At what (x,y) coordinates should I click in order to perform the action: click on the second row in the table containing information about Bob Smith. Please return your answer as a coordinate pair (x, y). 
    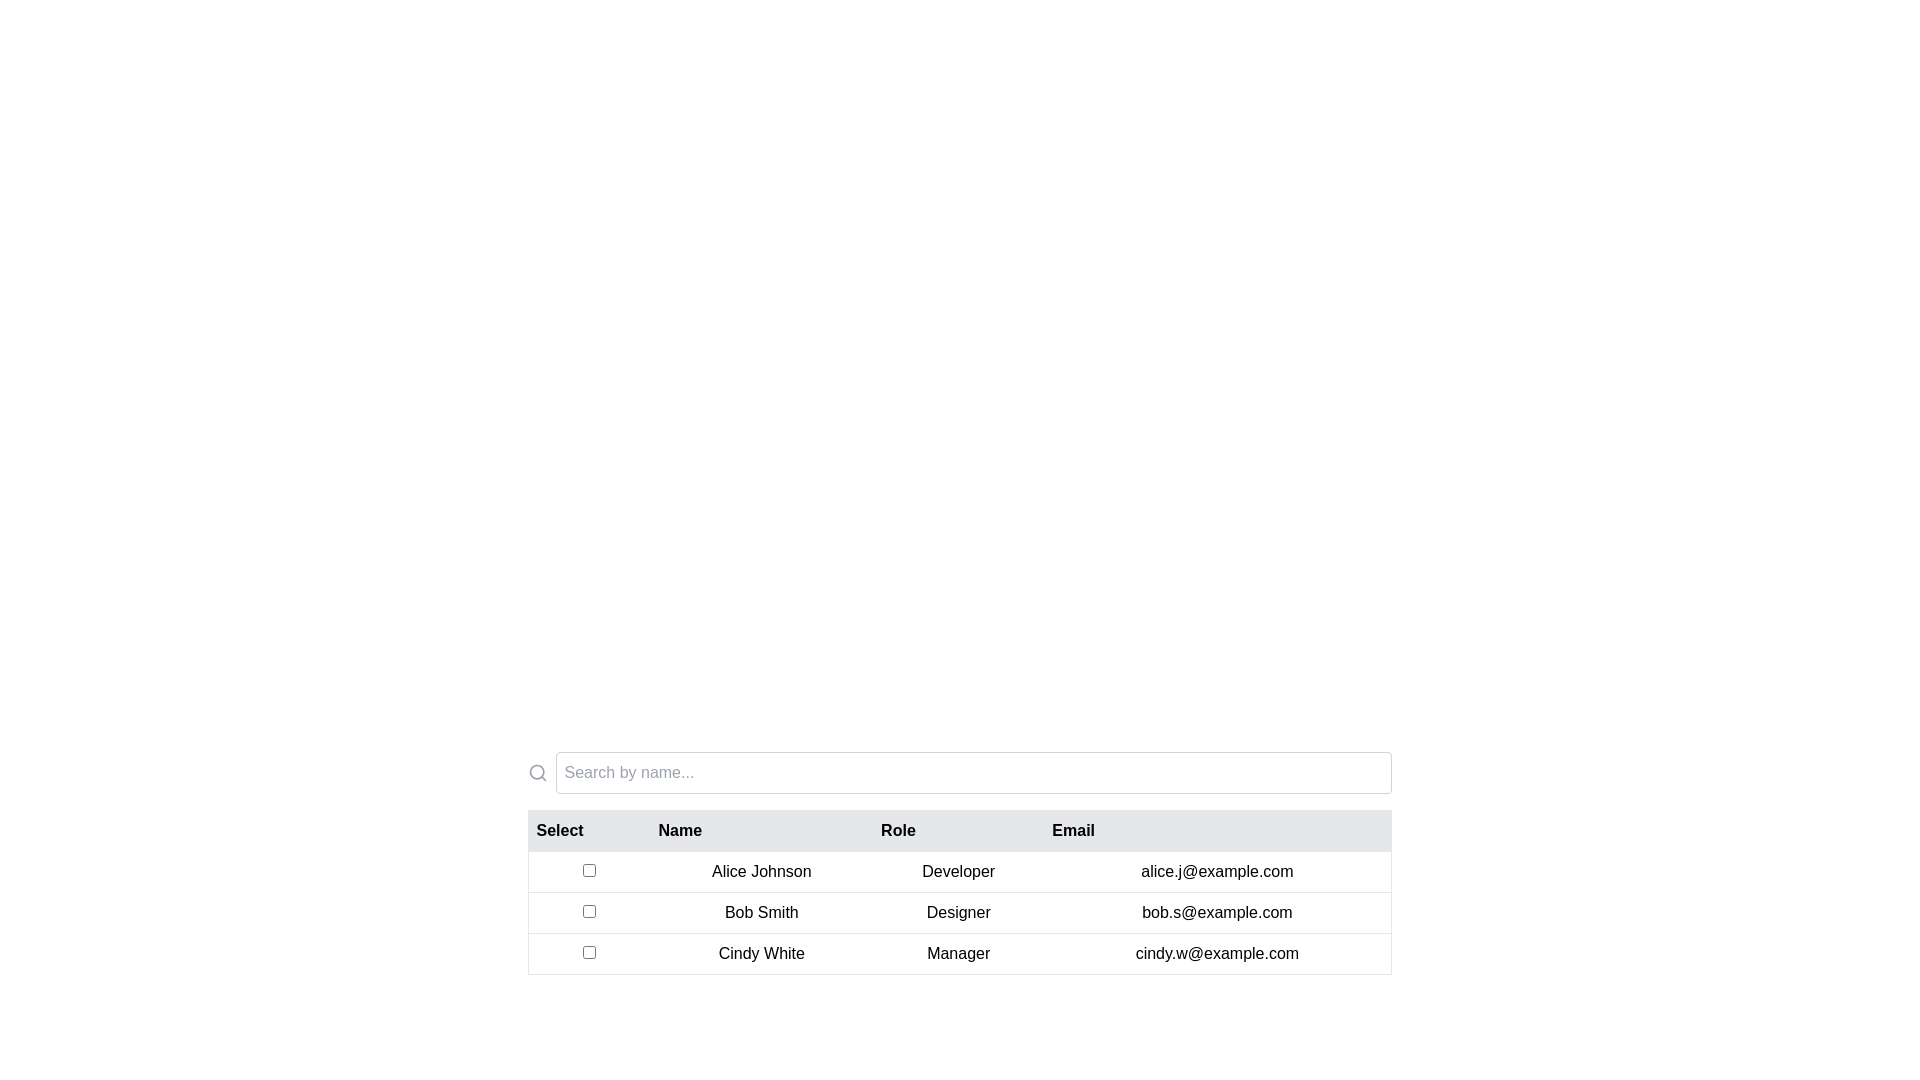
    Looking at the image, I should click on (958, 913).